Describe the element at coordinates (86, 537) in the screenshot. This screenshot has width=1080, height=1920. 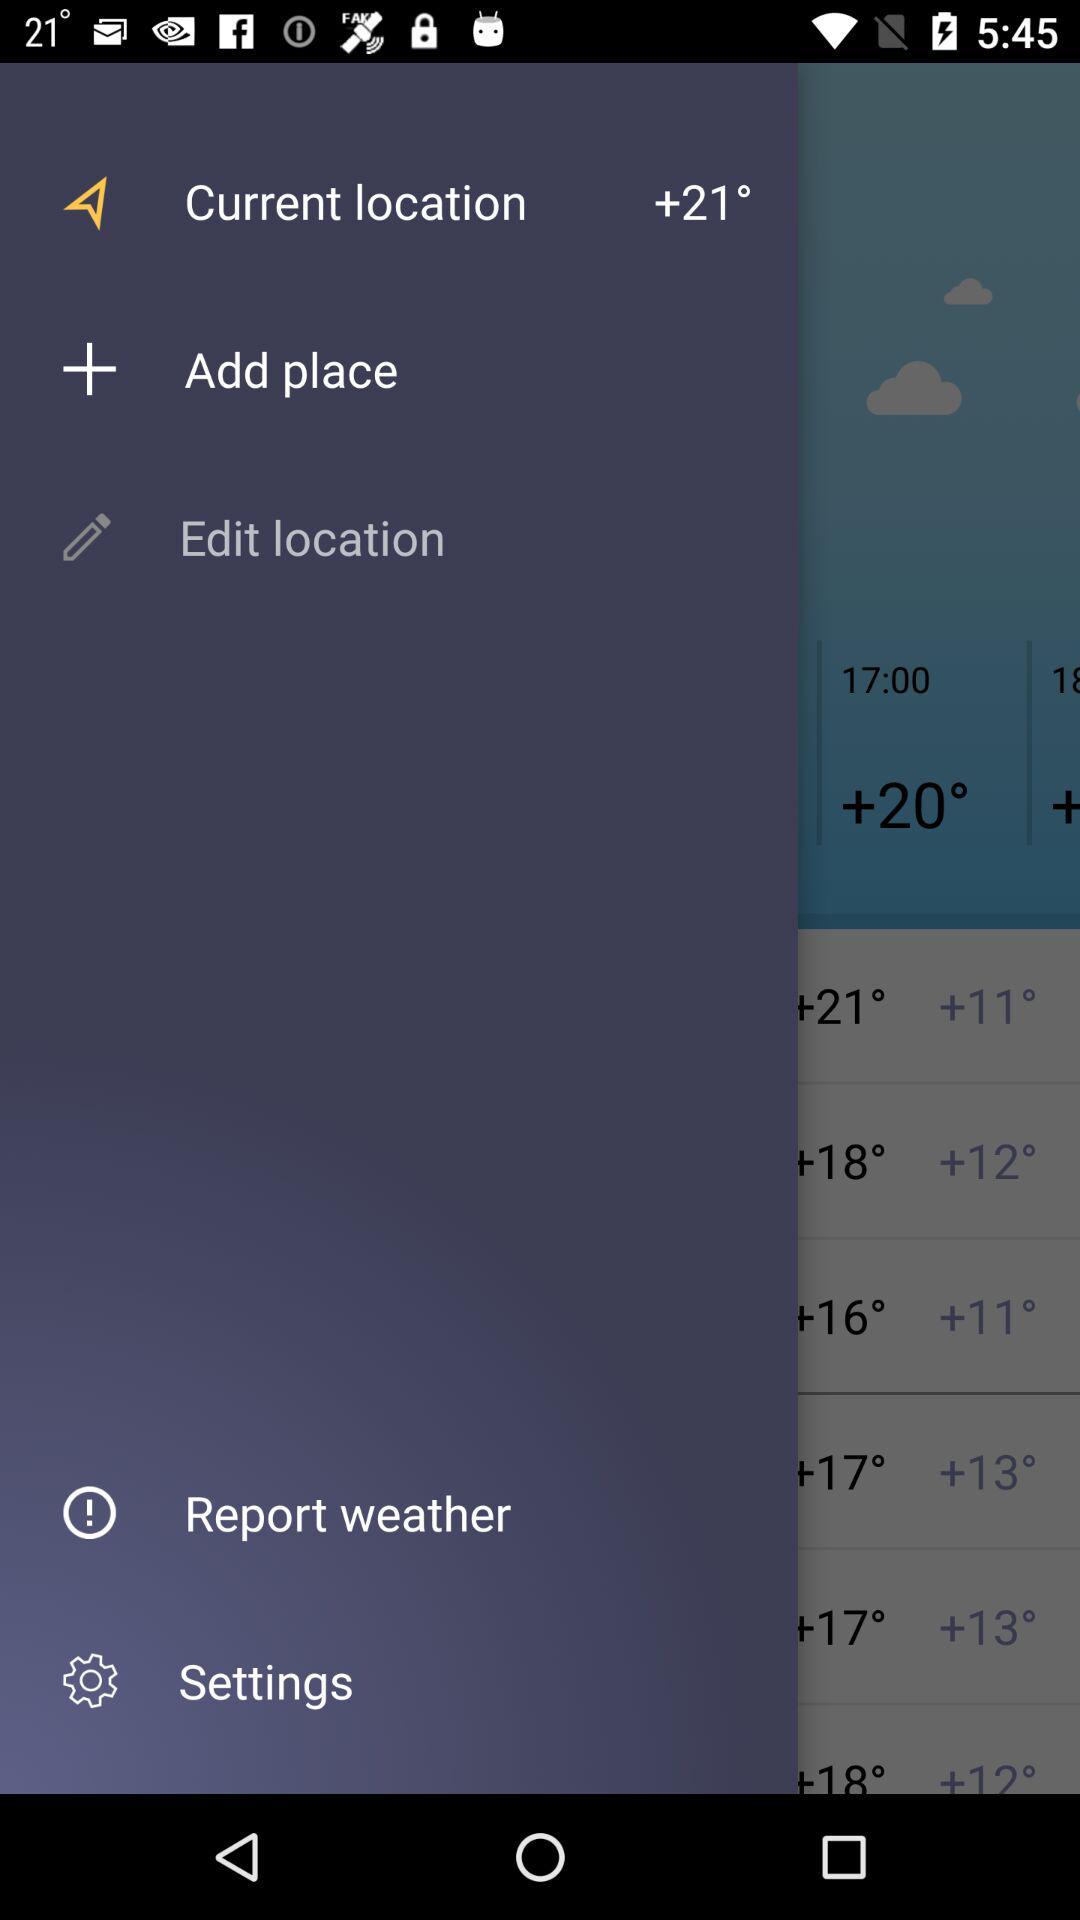
I see `the pen icon` at that location.